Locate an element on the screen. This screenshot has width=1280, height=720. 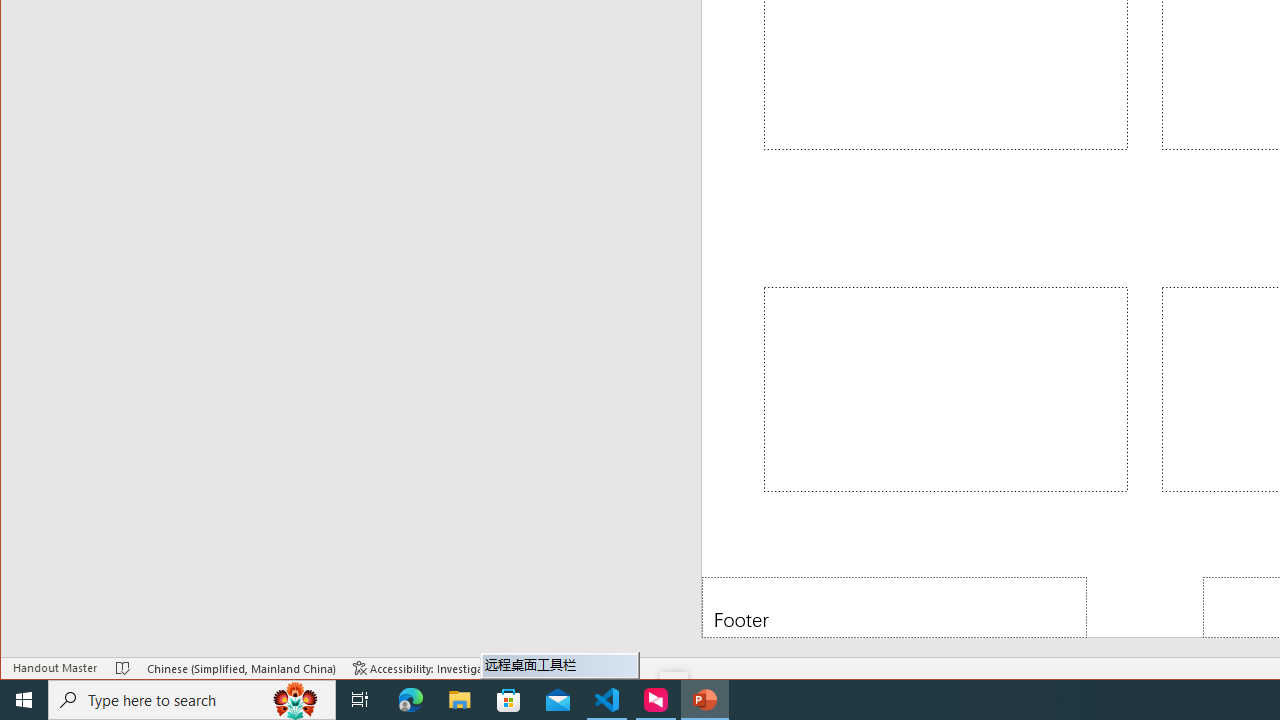
'Type here to search' is located at coordinates (192, 698).